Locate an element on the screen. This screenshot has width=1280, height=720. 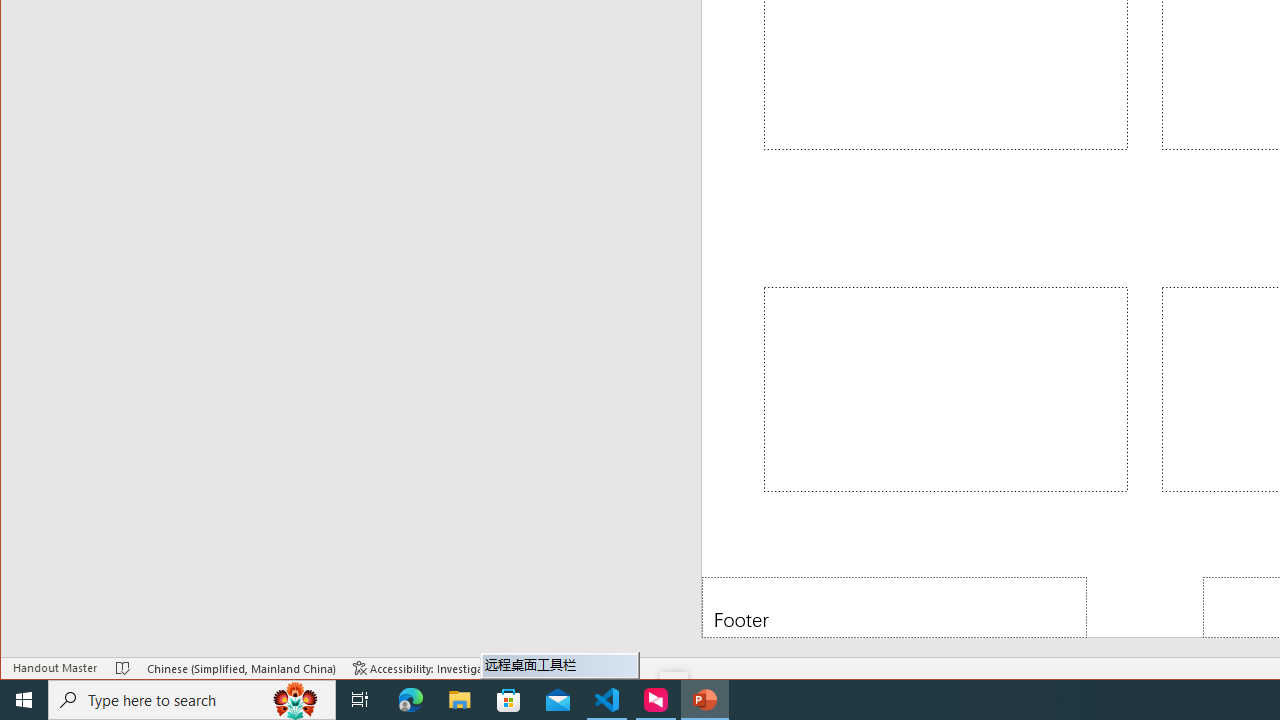
'Type here to search' is located at coordinates (192, 698).